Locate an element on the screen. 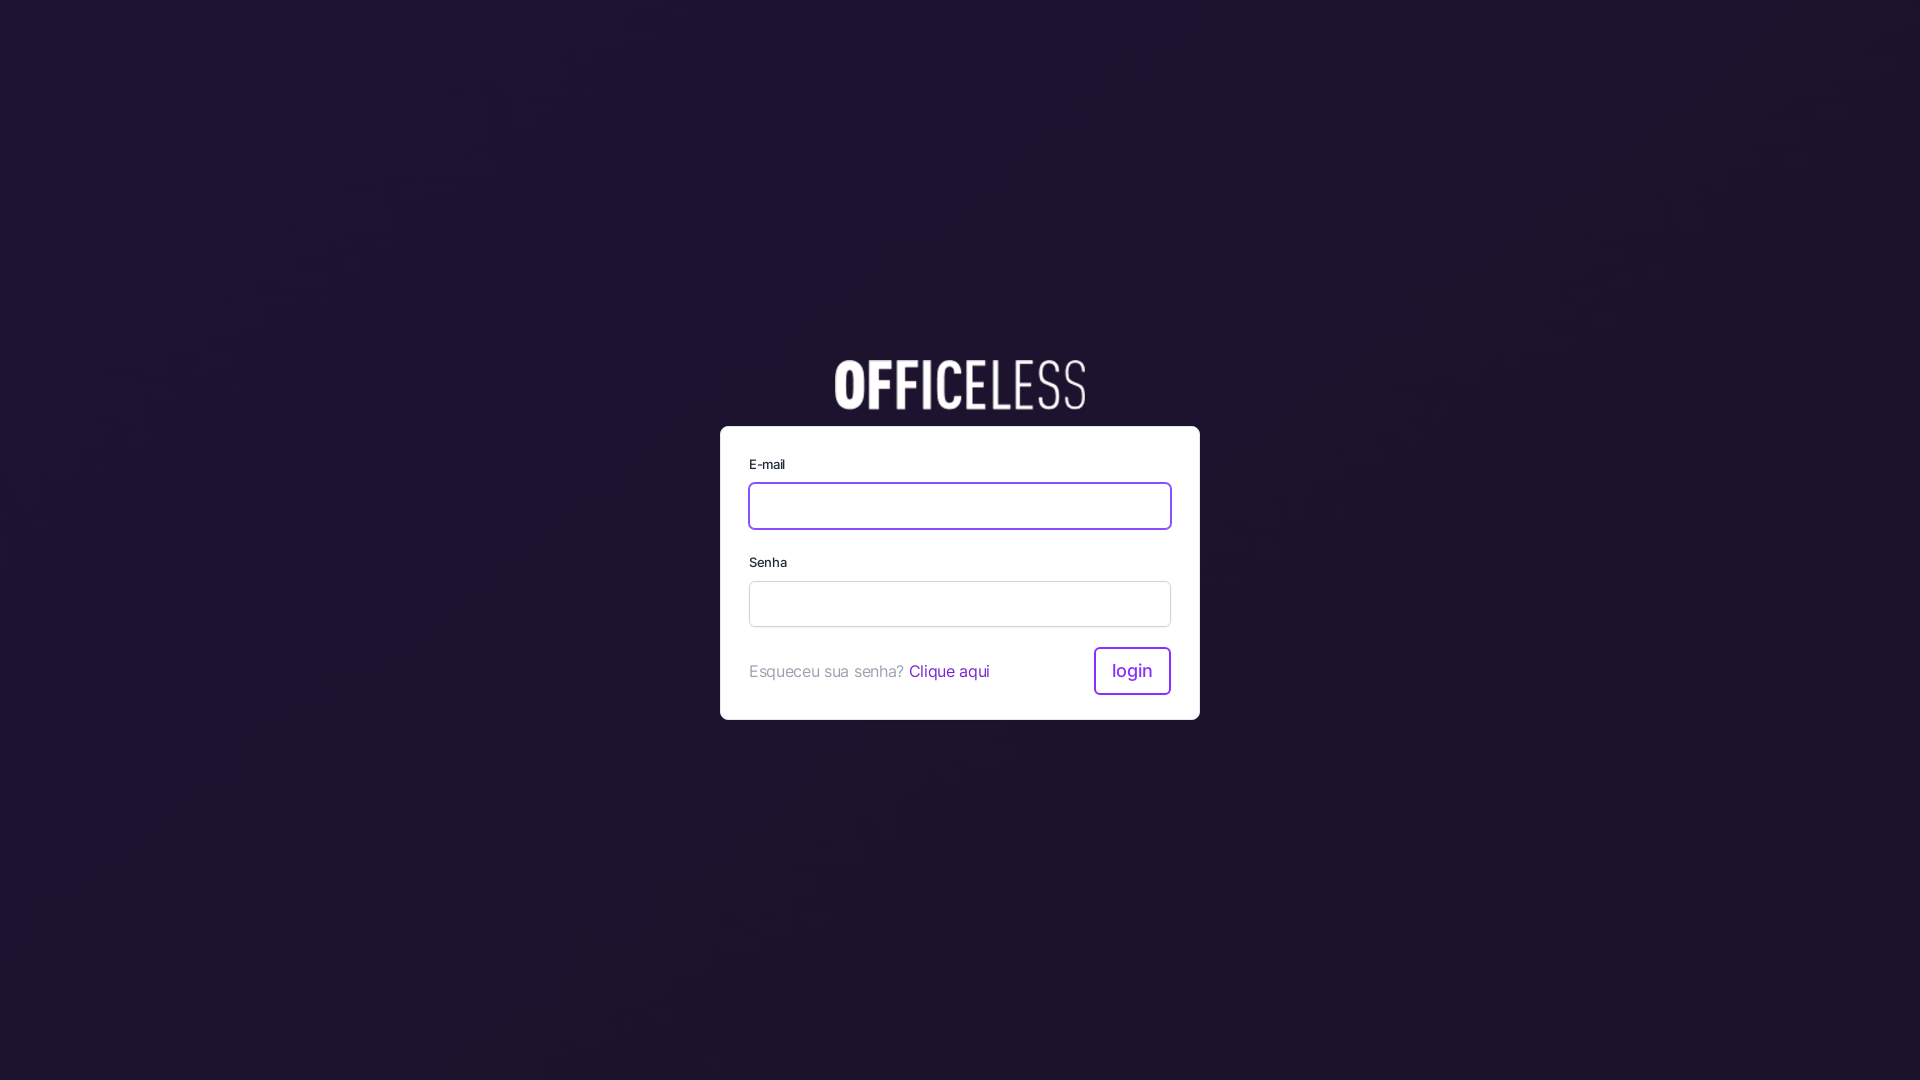  'Login' is located at coordinates (1132, 671).